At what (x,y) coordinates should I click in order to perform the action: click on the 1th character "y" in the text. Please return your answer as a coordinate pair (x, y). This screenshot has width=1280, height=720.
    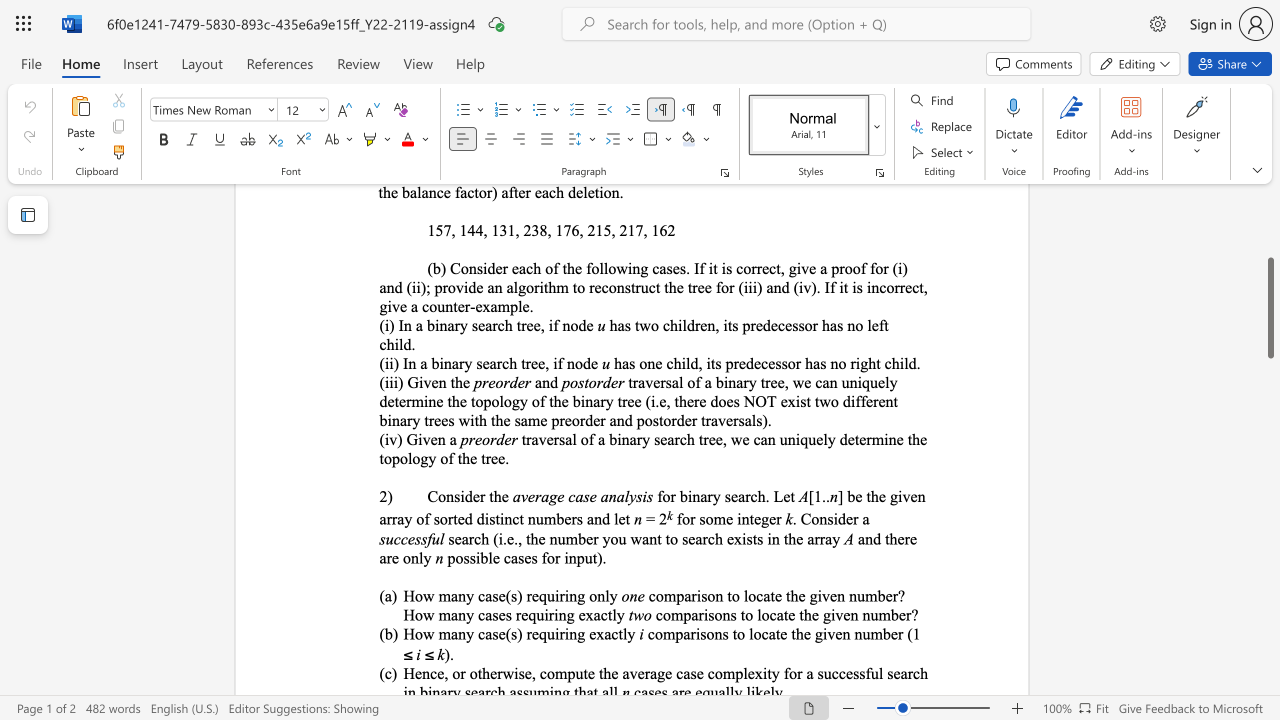
    Looking at the image, I should click on (426, 558).